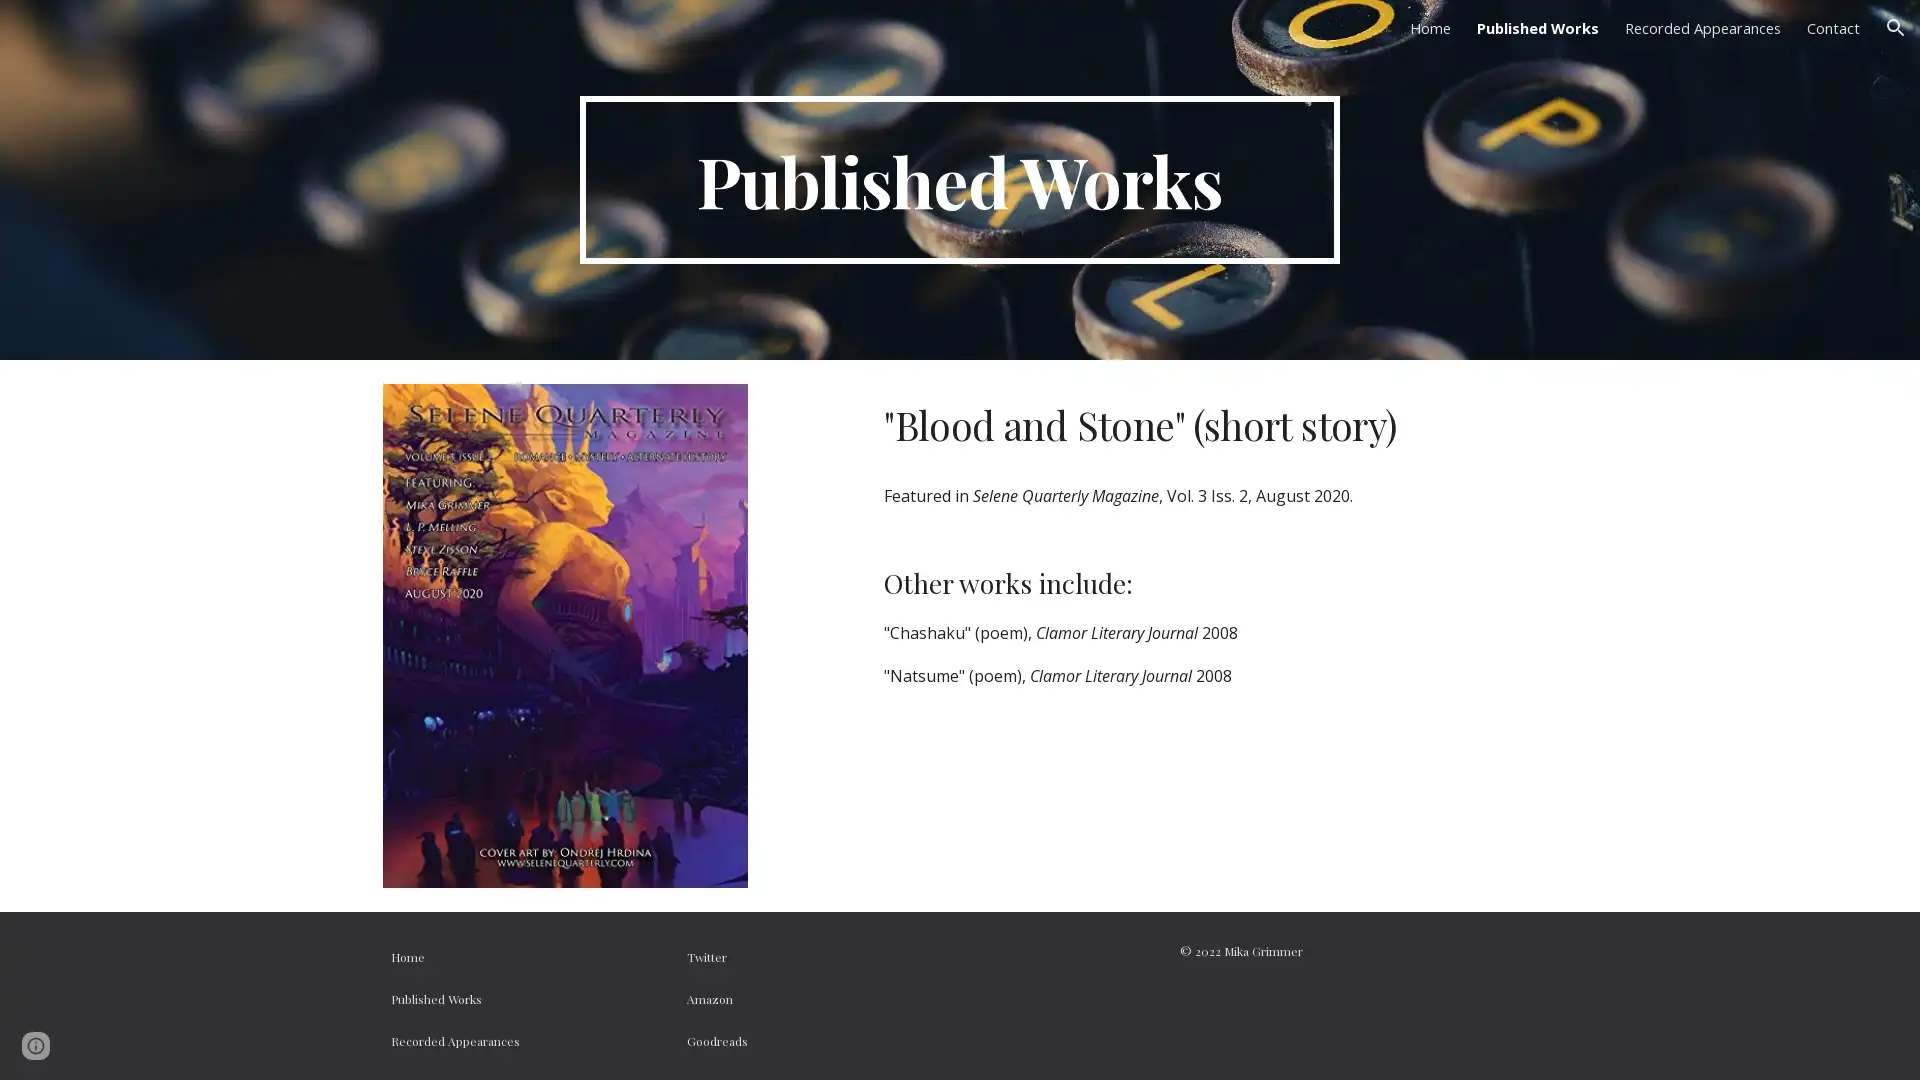 The width and height of the screenshot is (1920, 1080). I want to click on Copy heading link, so click(1156, 582).